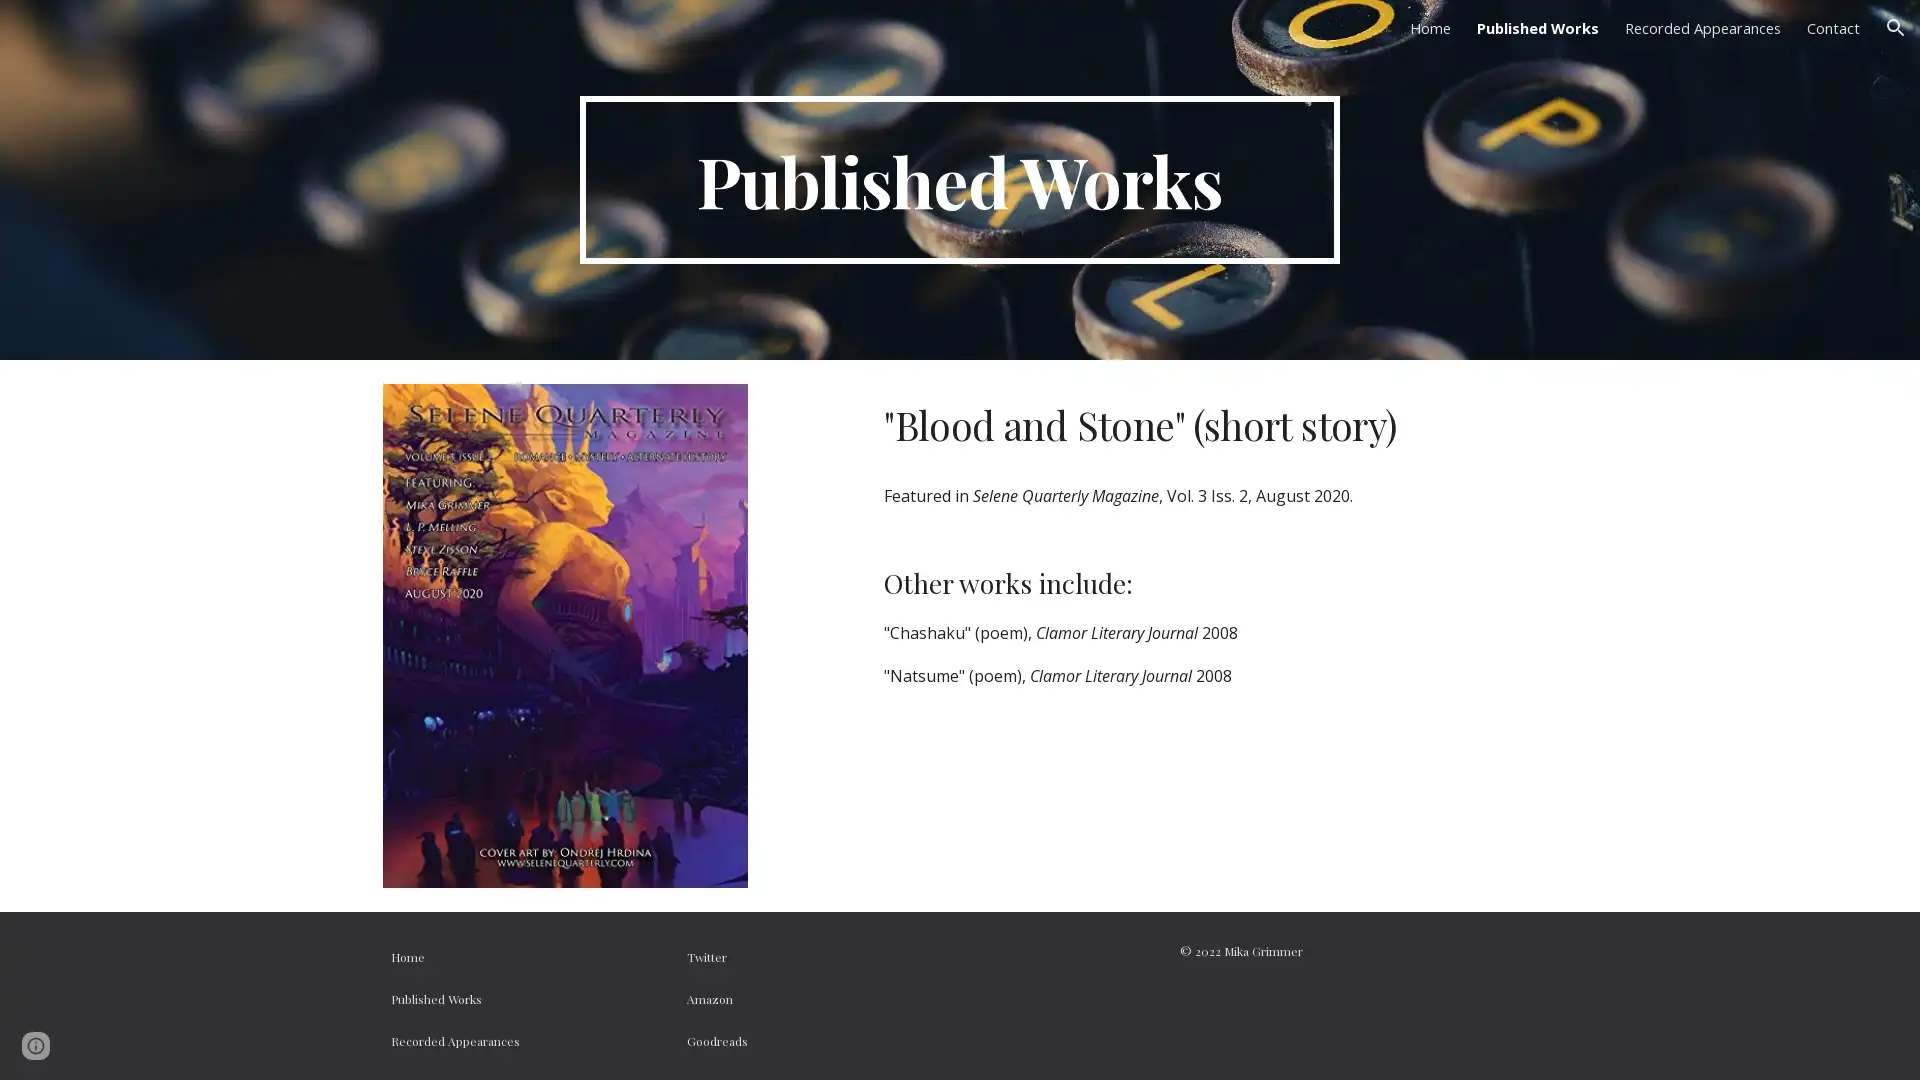 The width and height of the screenshot is (1920, 1080). I want to click on Copy heading link, so click(1156, 582).